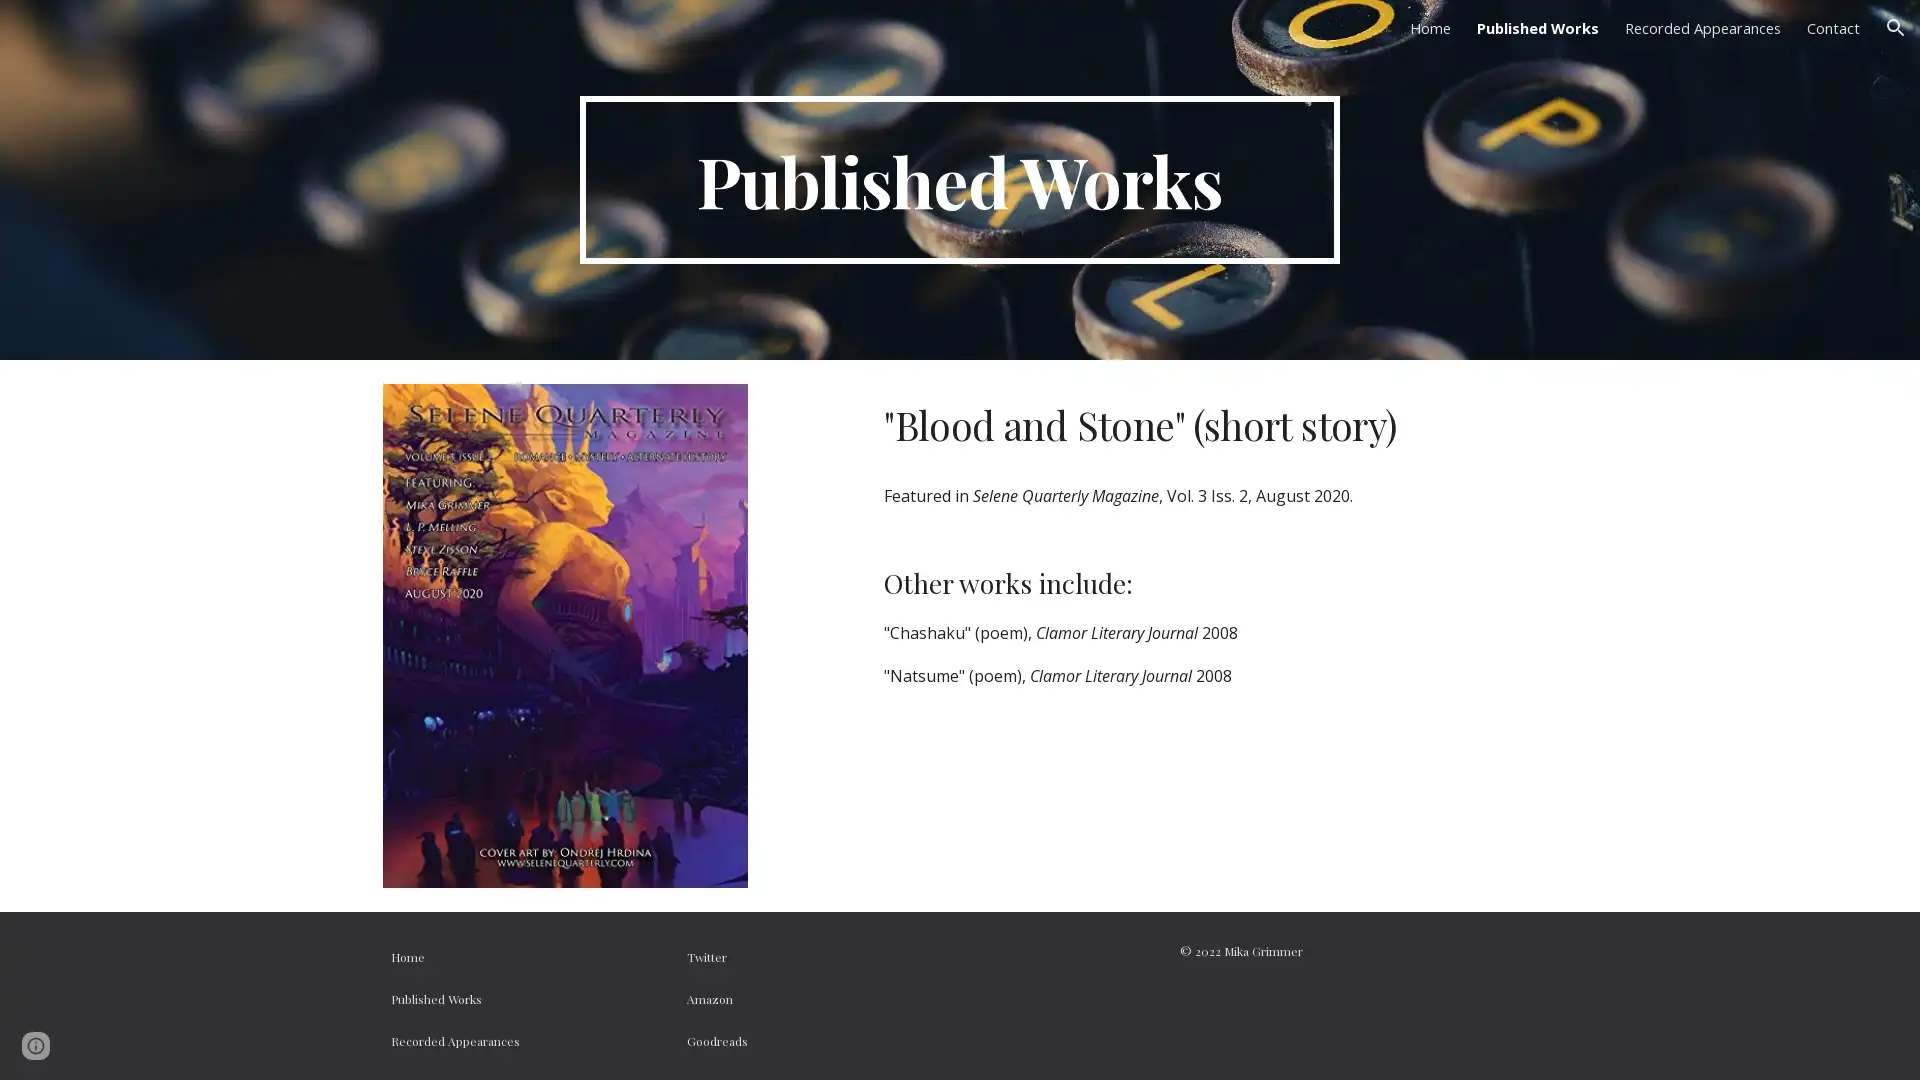 The width and height of the screenshot is (1920, 1080). I want to click on Copy heading link, so click(1156, 582).